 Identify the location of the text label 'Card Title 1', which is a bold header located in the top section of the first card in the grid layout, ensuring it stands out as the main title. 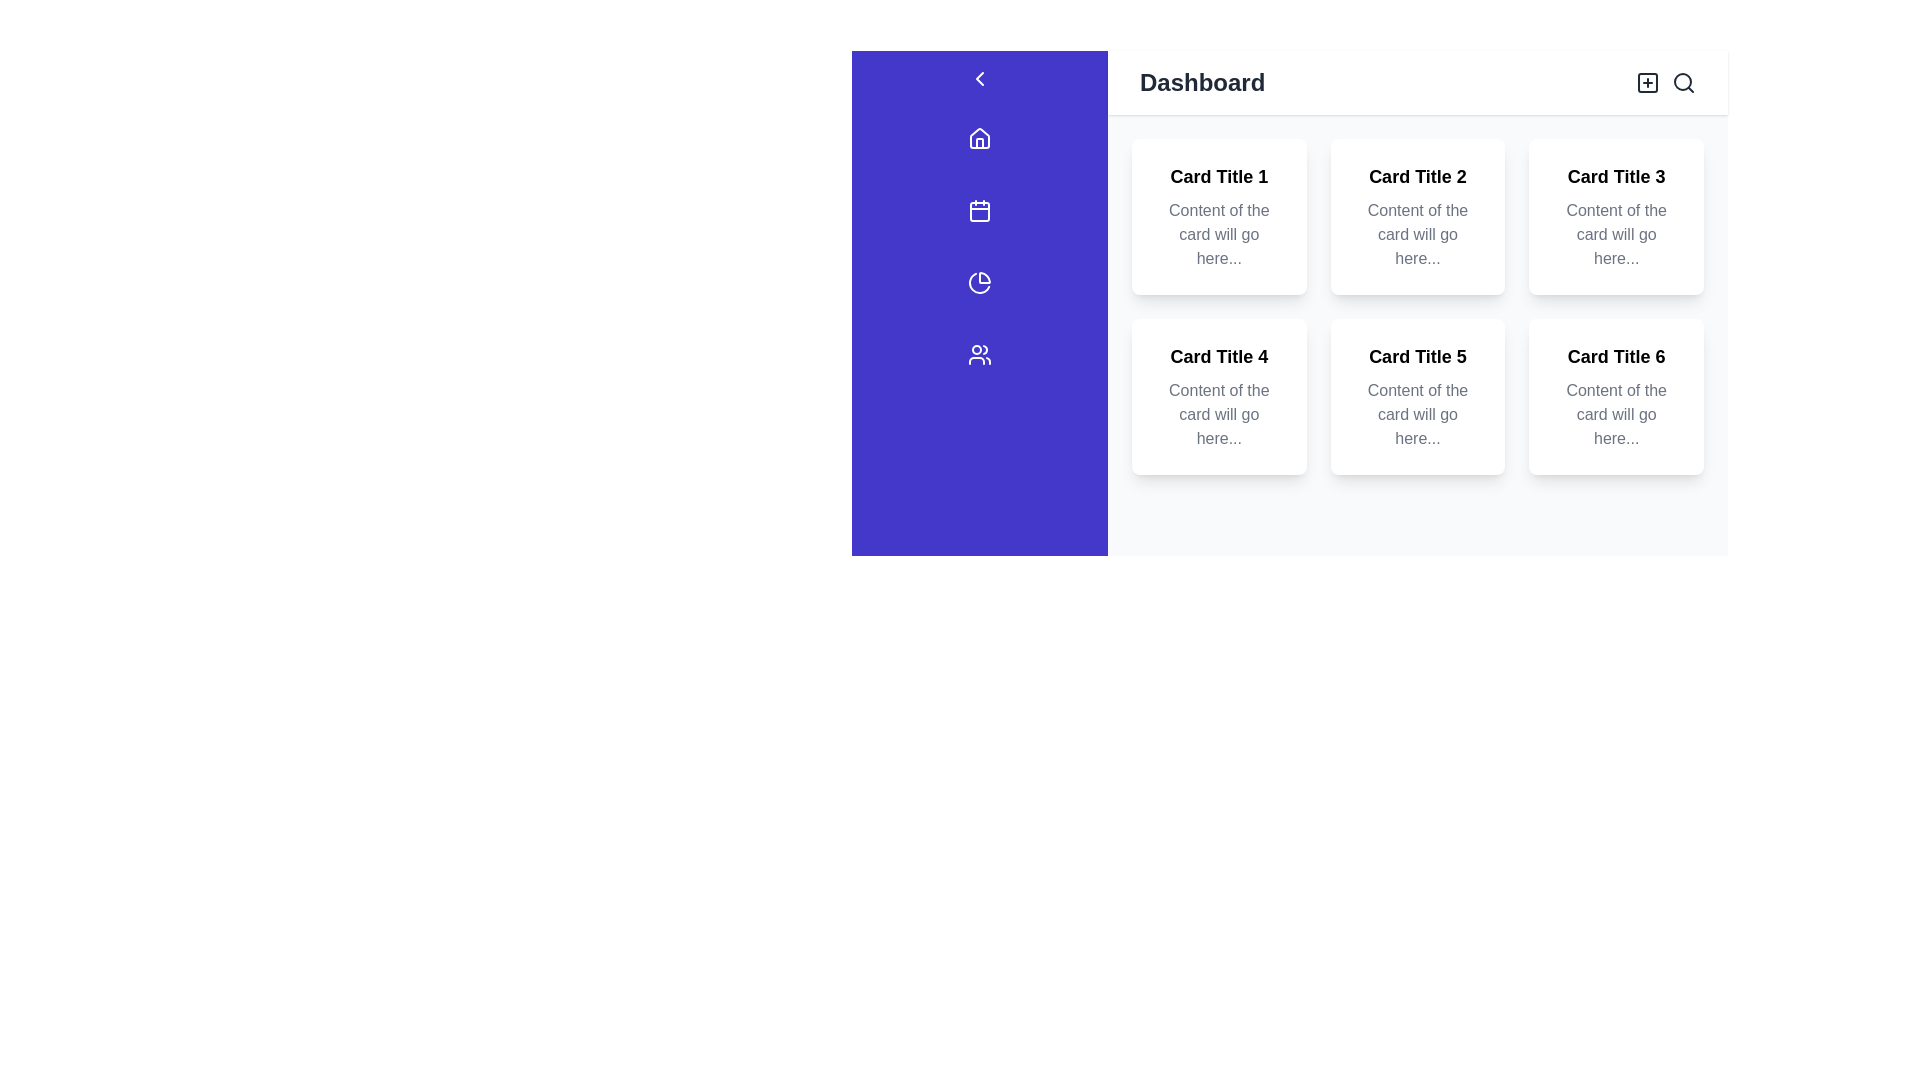
(1218, 176).